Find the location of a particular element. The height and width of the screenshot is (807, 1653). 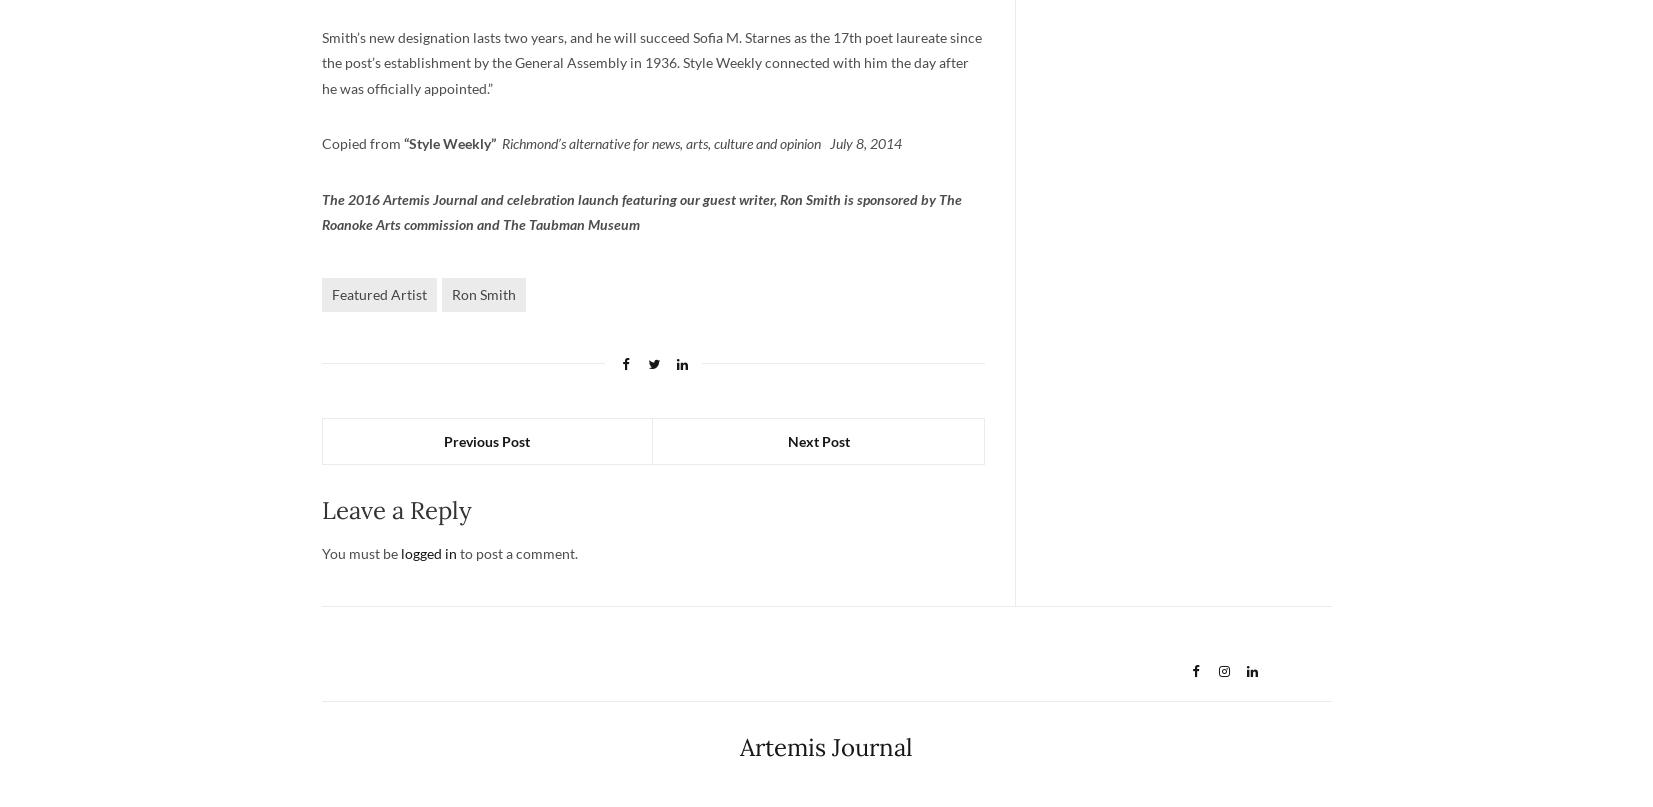

'Ron Smith' is located at coordinates (449, 293).